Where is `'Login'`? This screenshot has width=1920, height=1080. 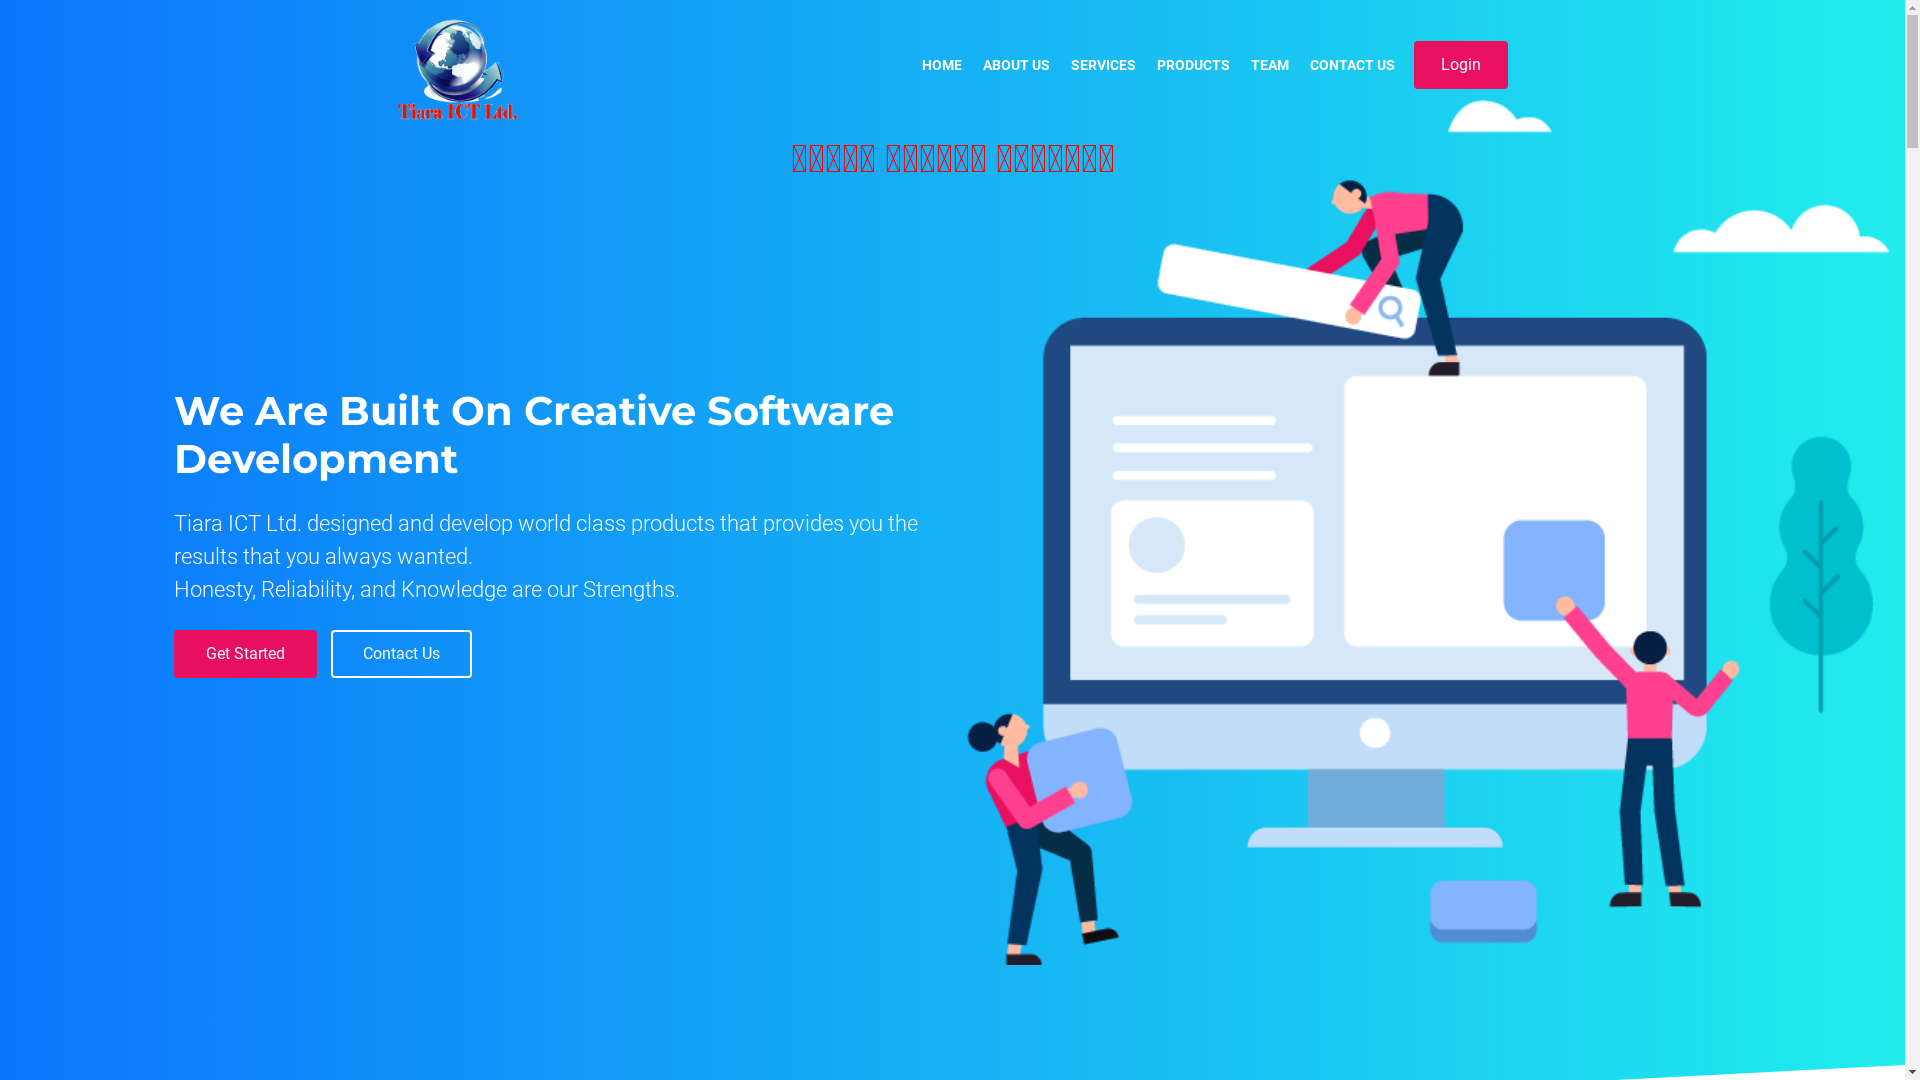
'Login' is located at coordinates (1460, 64).